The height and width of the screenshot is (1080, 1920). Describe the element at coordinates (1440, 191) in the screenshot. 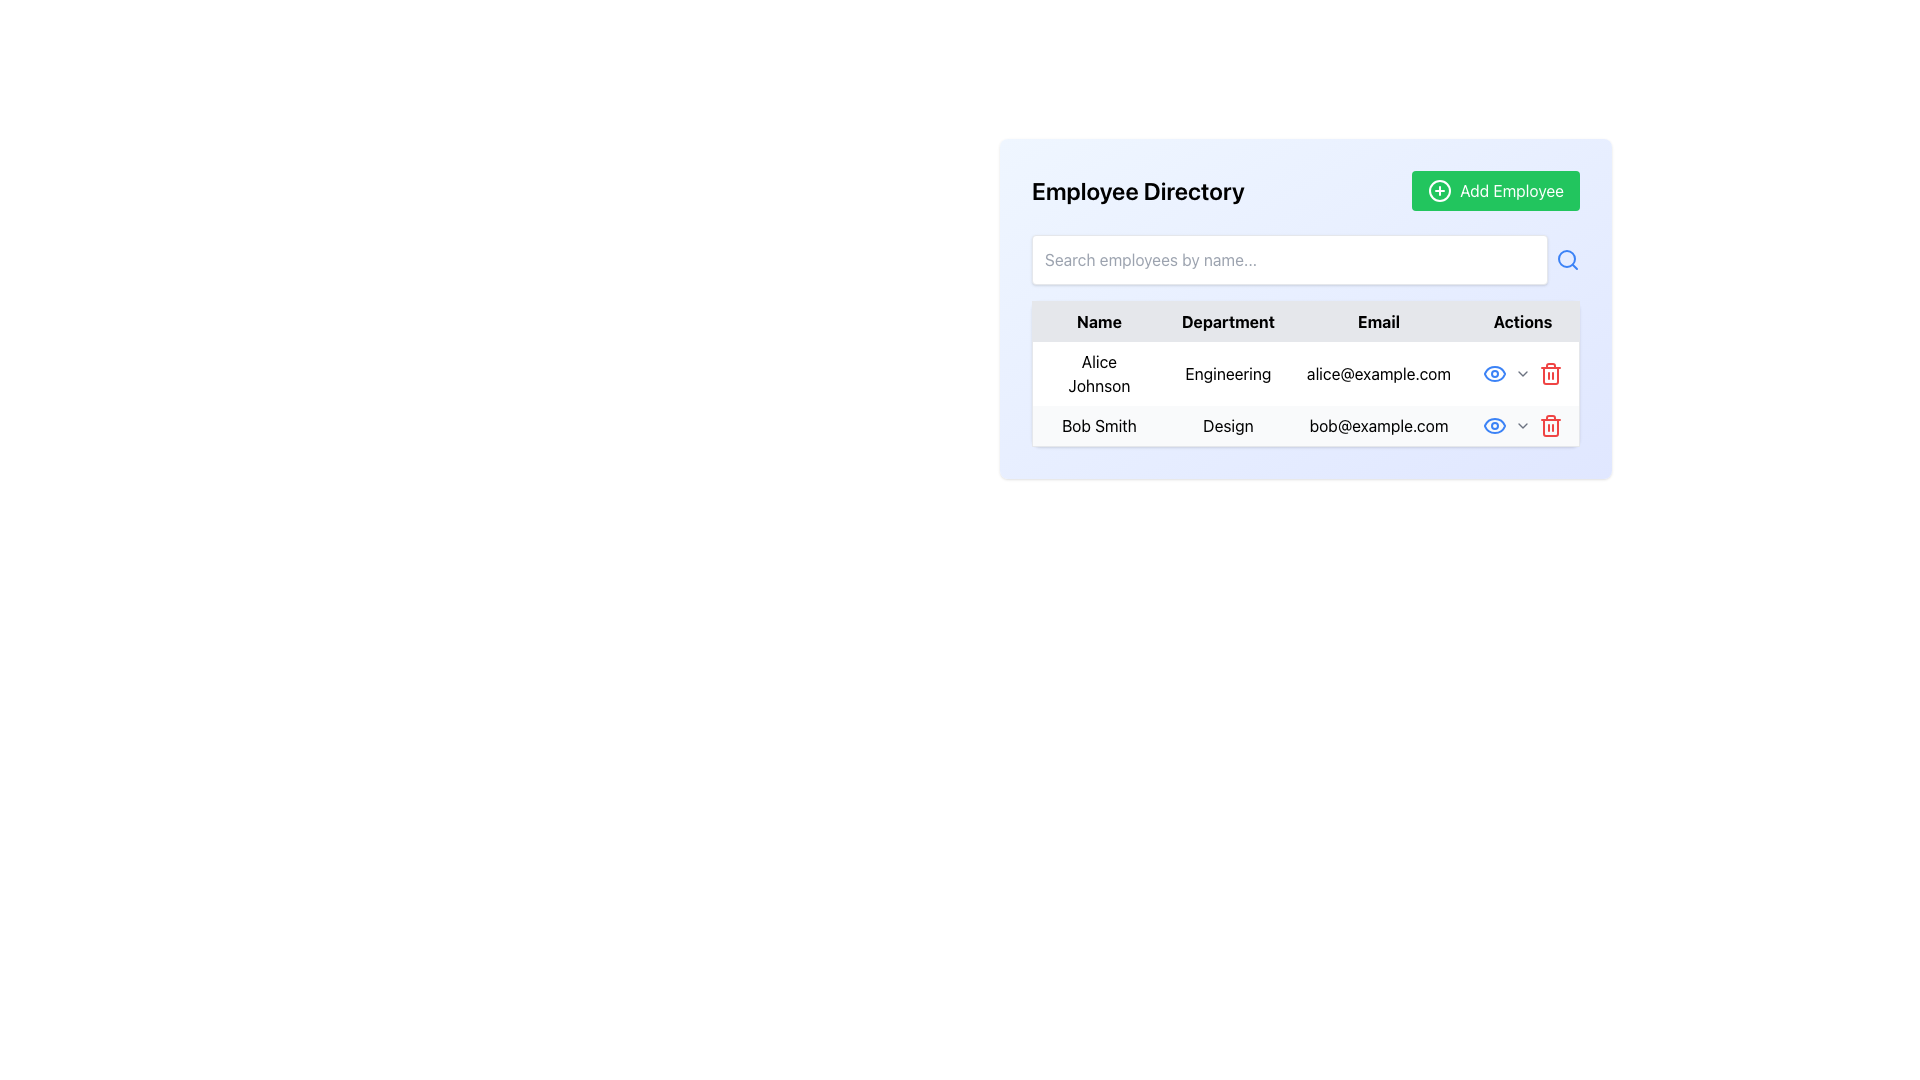

I see `the 'Add Employee' button icon located at the top-right corner of the layout, which is part of the button with a green background` at that location.